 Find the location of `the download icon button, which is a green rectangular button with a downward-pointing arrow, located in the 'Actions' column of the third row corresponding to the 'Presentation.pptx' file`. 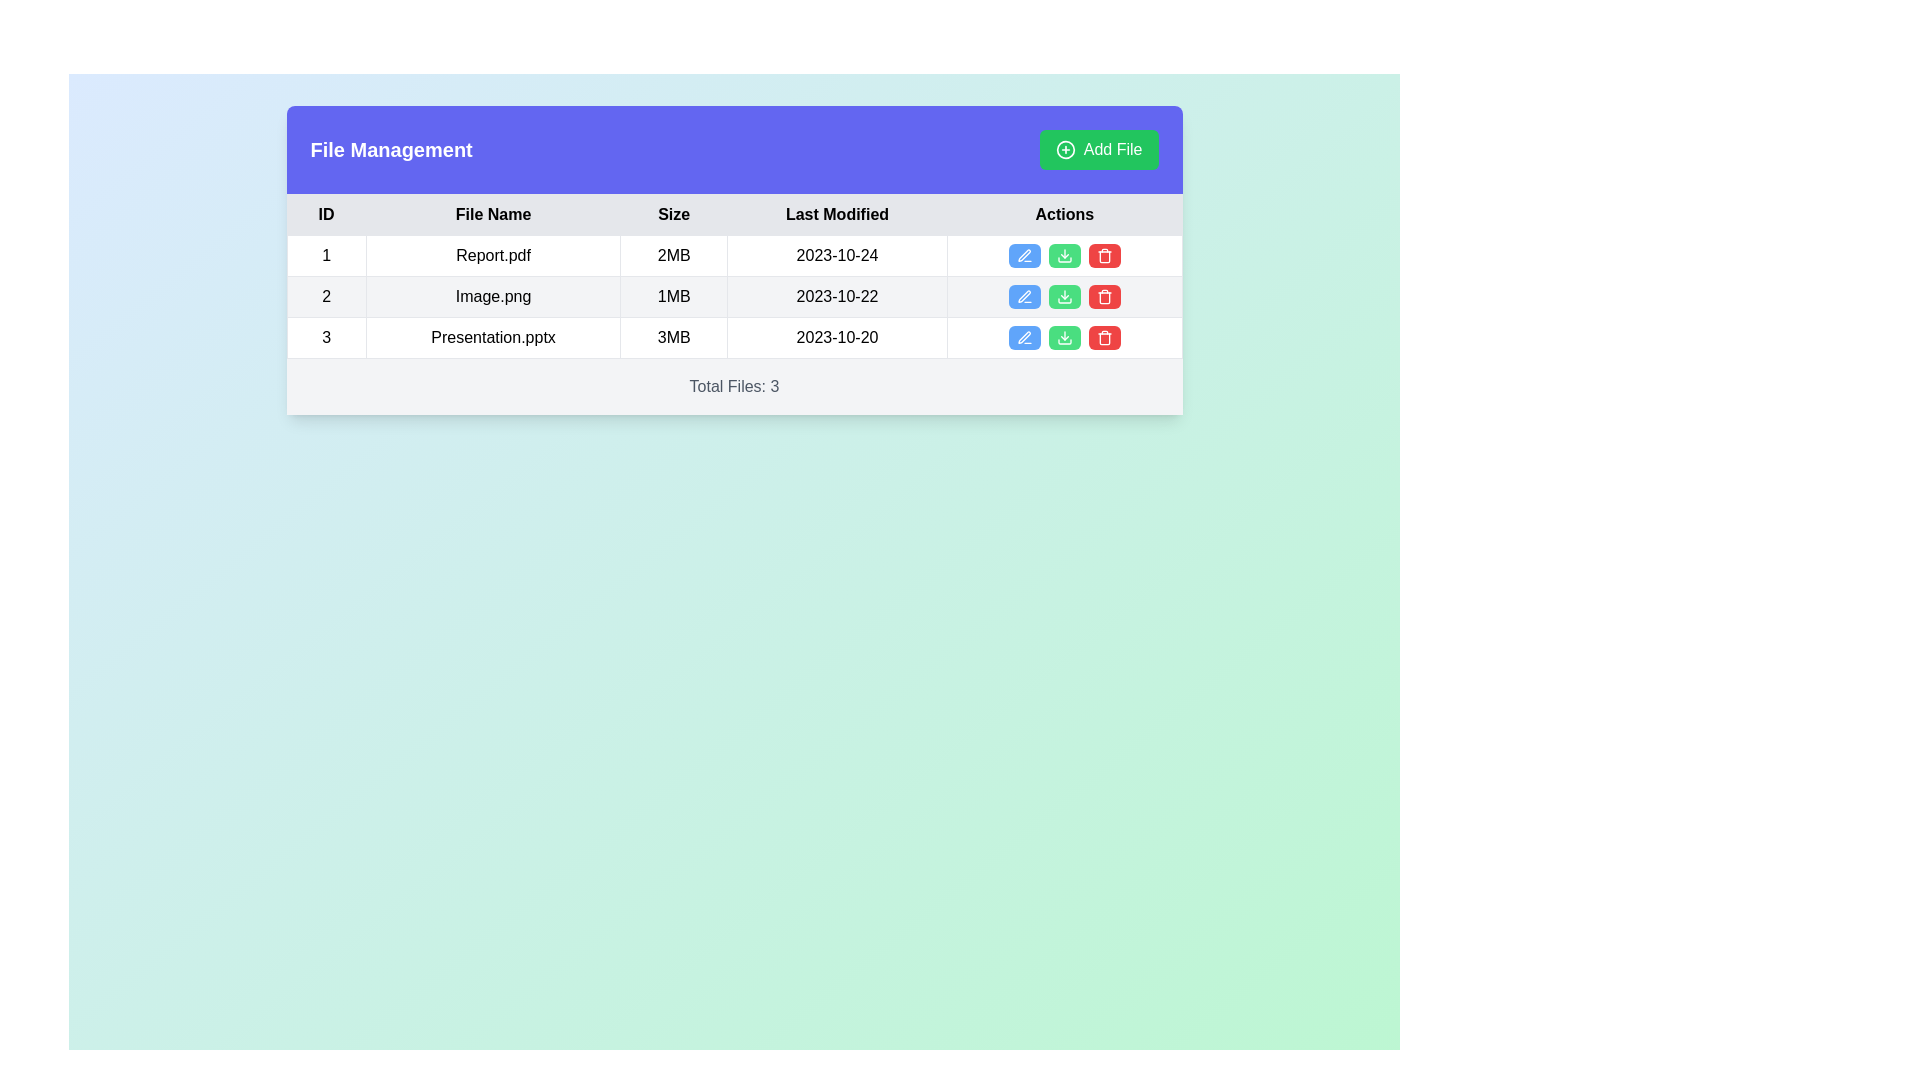

the download icon button, which is a green rectangular button with a downward-pointing arrow, located in the 'Actions' column of the third row corresponding to the 'Presentation.pptx' file is located at coordinates (1063, 254).